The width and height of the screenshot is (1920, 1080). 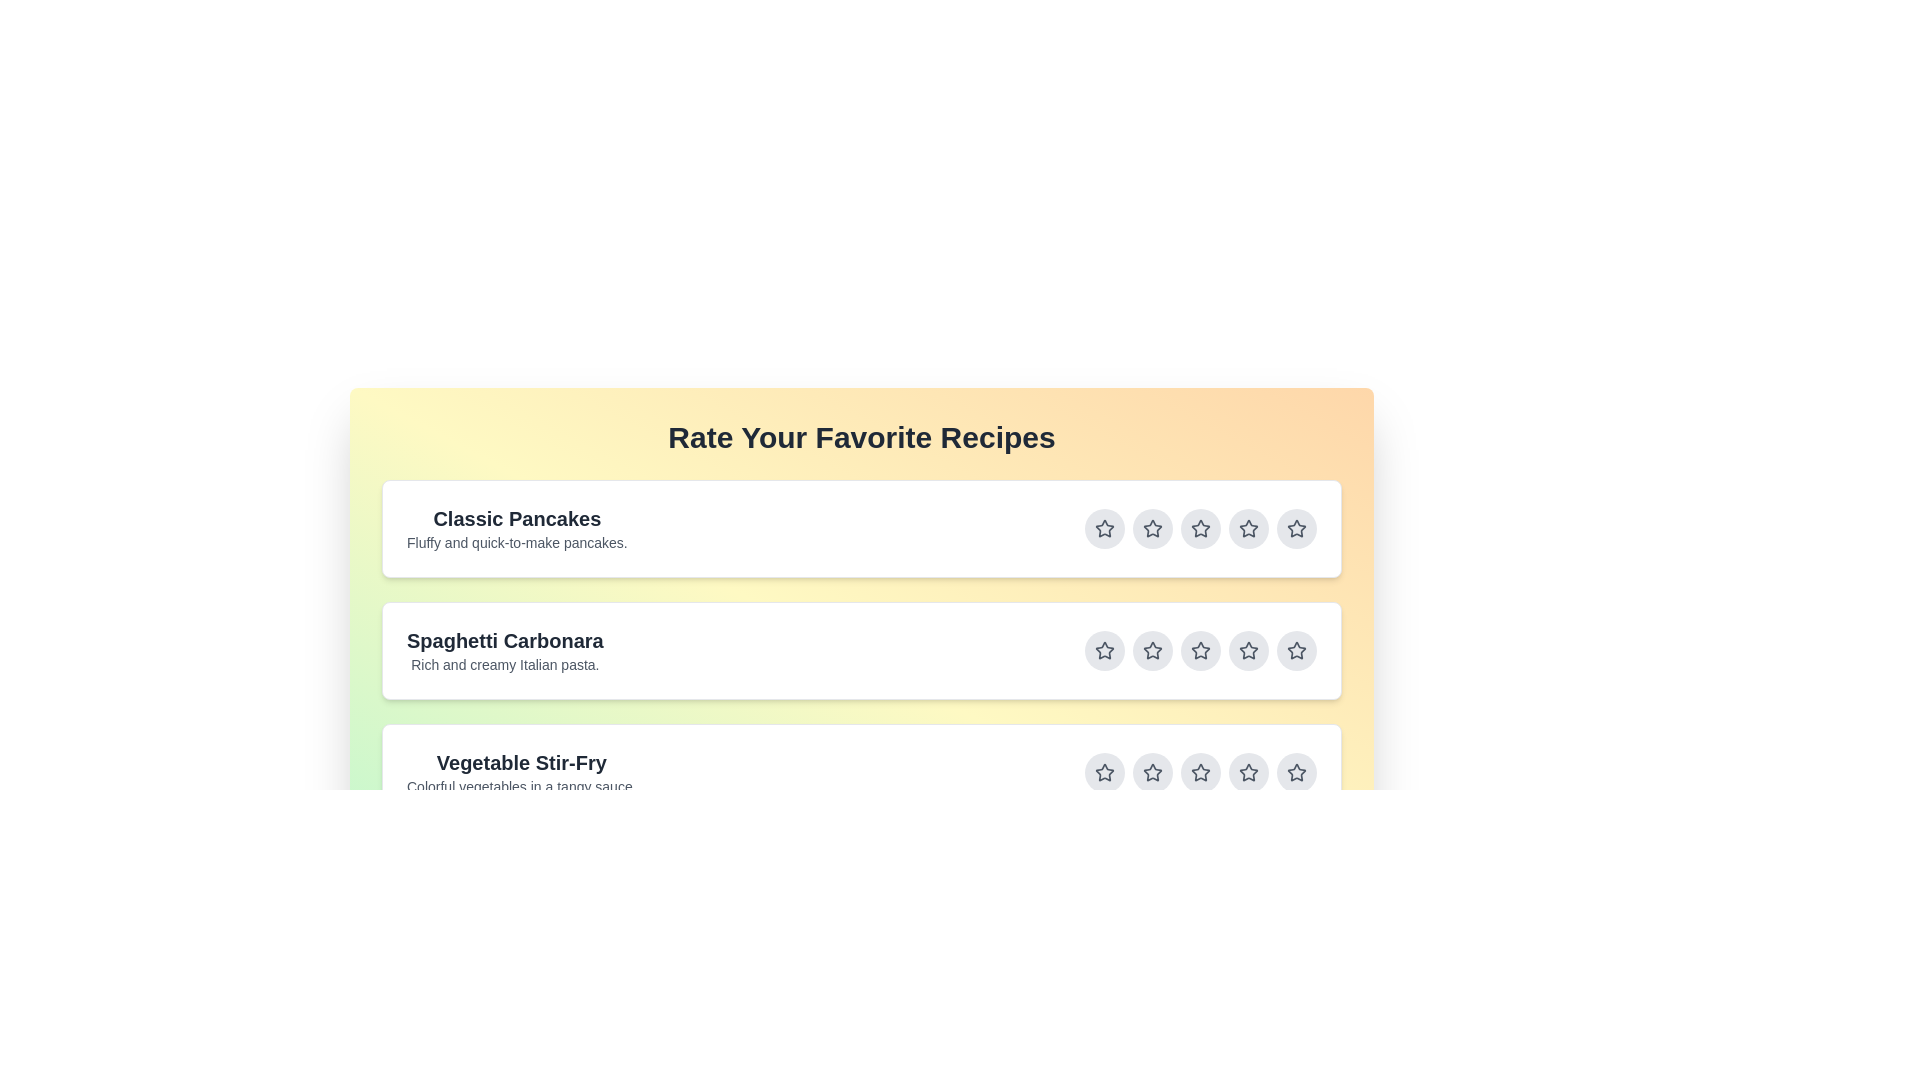 What do you see at coordinates (1152, 651) in the screenshot?
I see `the star button for rating 2 of the recipe Spaghetti Carbonara` at bounding box center [1152, 651].